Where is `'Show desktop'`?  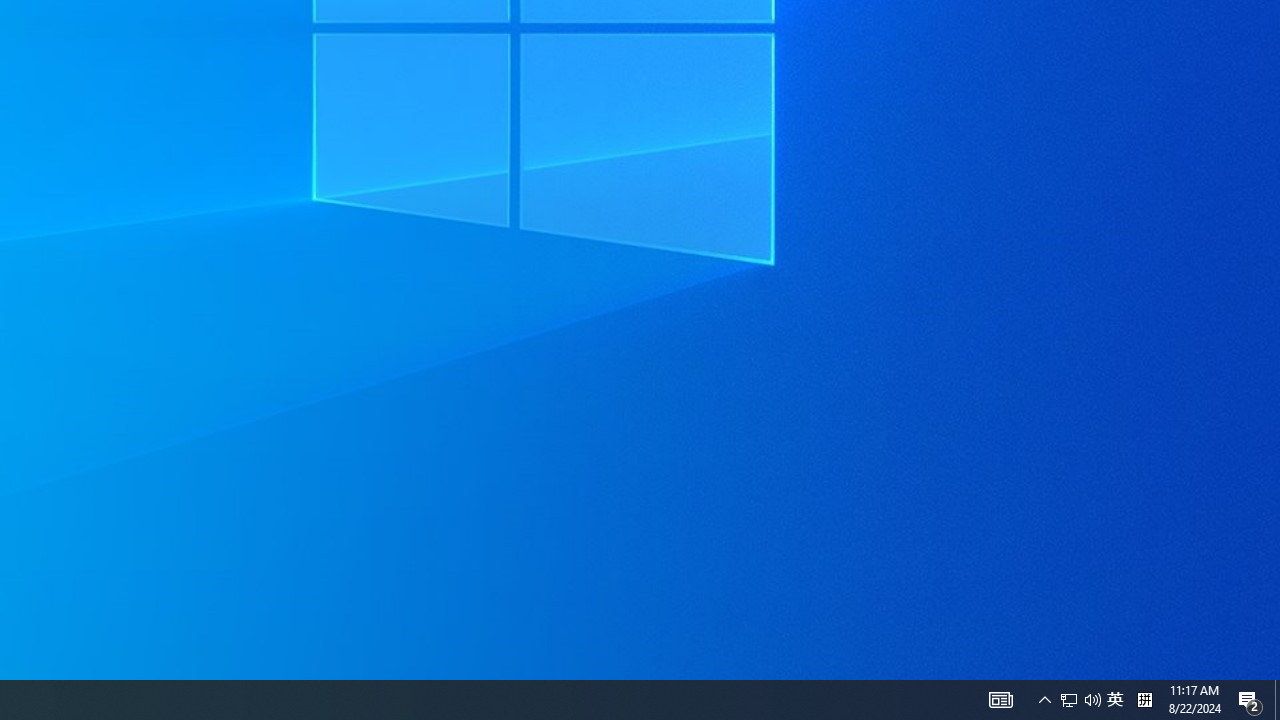 'Show desktop' is located at coordinates (1276, 698).